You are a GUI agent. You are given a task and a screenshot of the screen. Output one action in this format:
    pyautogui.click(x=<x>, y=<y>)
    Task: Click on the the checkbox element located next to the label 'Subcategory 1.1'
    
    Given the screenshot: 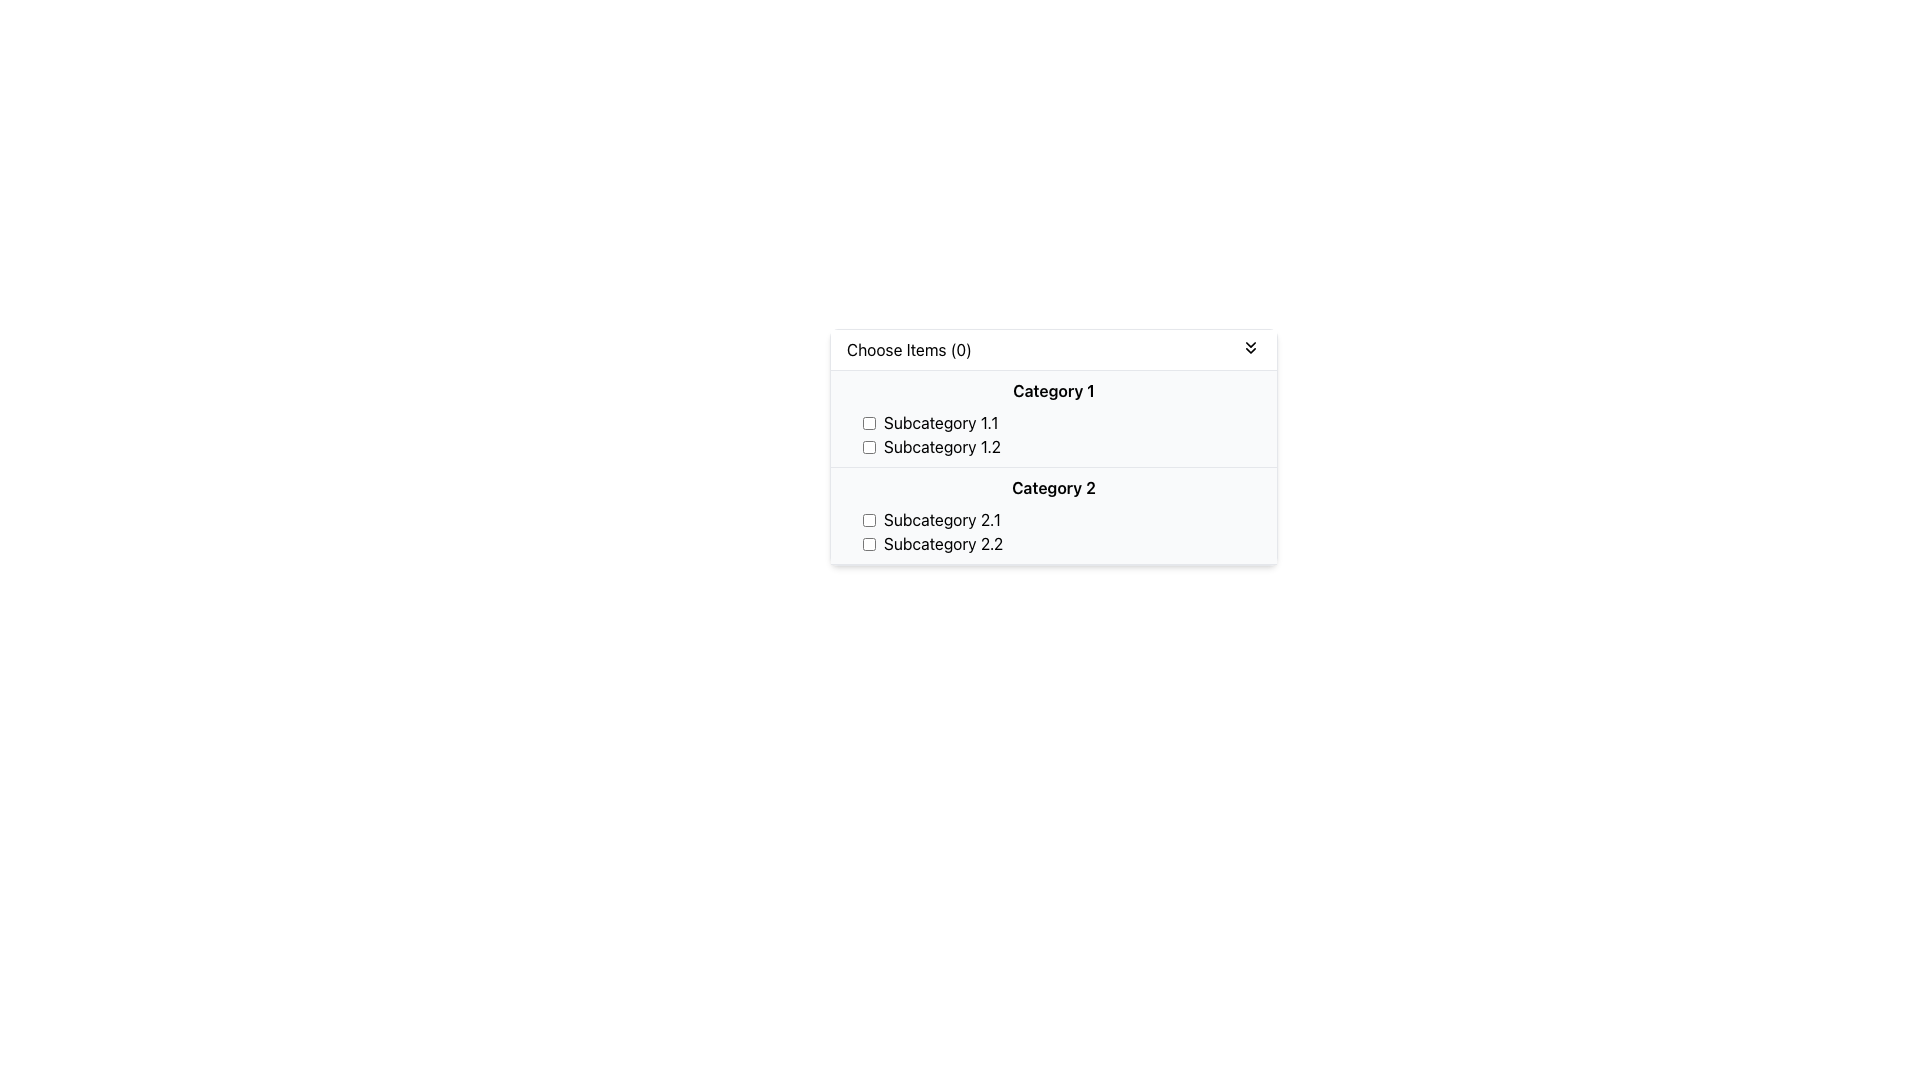 What is the action you would take?
    pyautogui.click(x=869, y=422)
    